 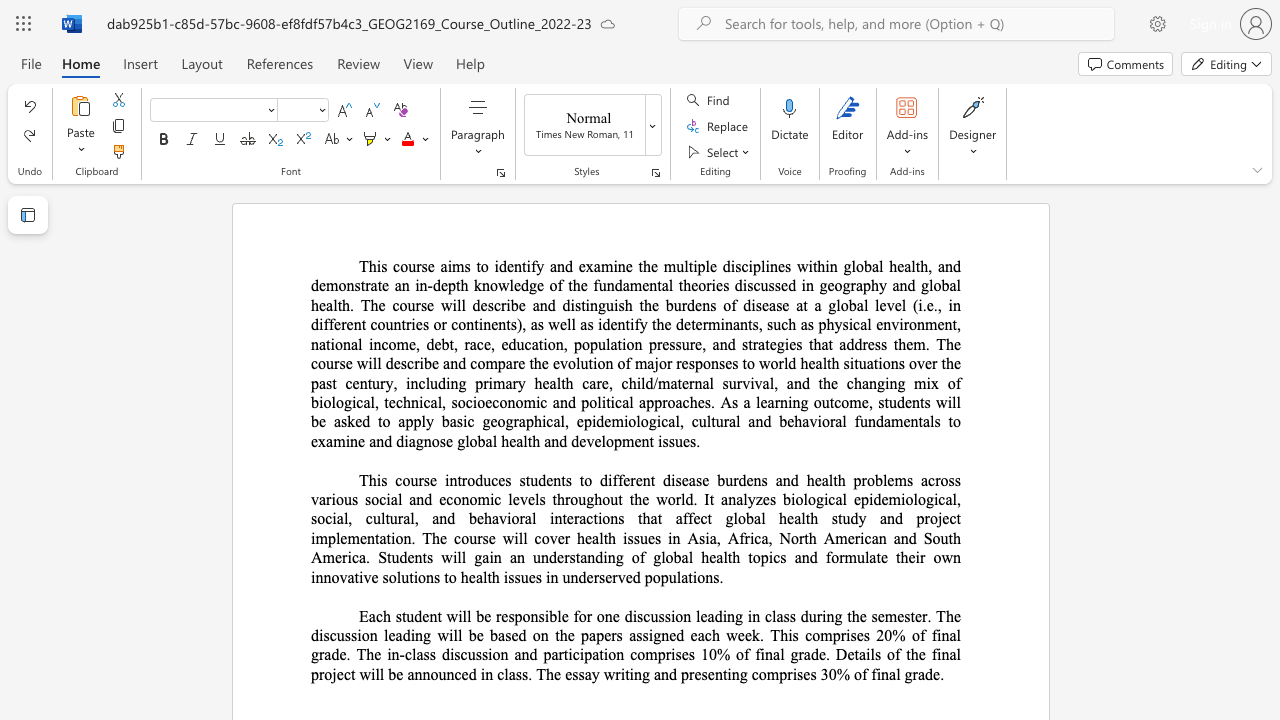 What do you see at coordinates (633, 323) in the screenshot?
I see `the subset text "fy the determinants, such as physical" within the text "), as well as identify the determinants, such as physical environment, national income, debt, race, education, population pressure, and strategies that address them. The course will describe and compare the evolution of major responses to world health situations over the past century, including primary health care, child/maternal survival, and the changing mix of biological, technical, socioeconomic and political approaches."` at bounding box center [633, 323].